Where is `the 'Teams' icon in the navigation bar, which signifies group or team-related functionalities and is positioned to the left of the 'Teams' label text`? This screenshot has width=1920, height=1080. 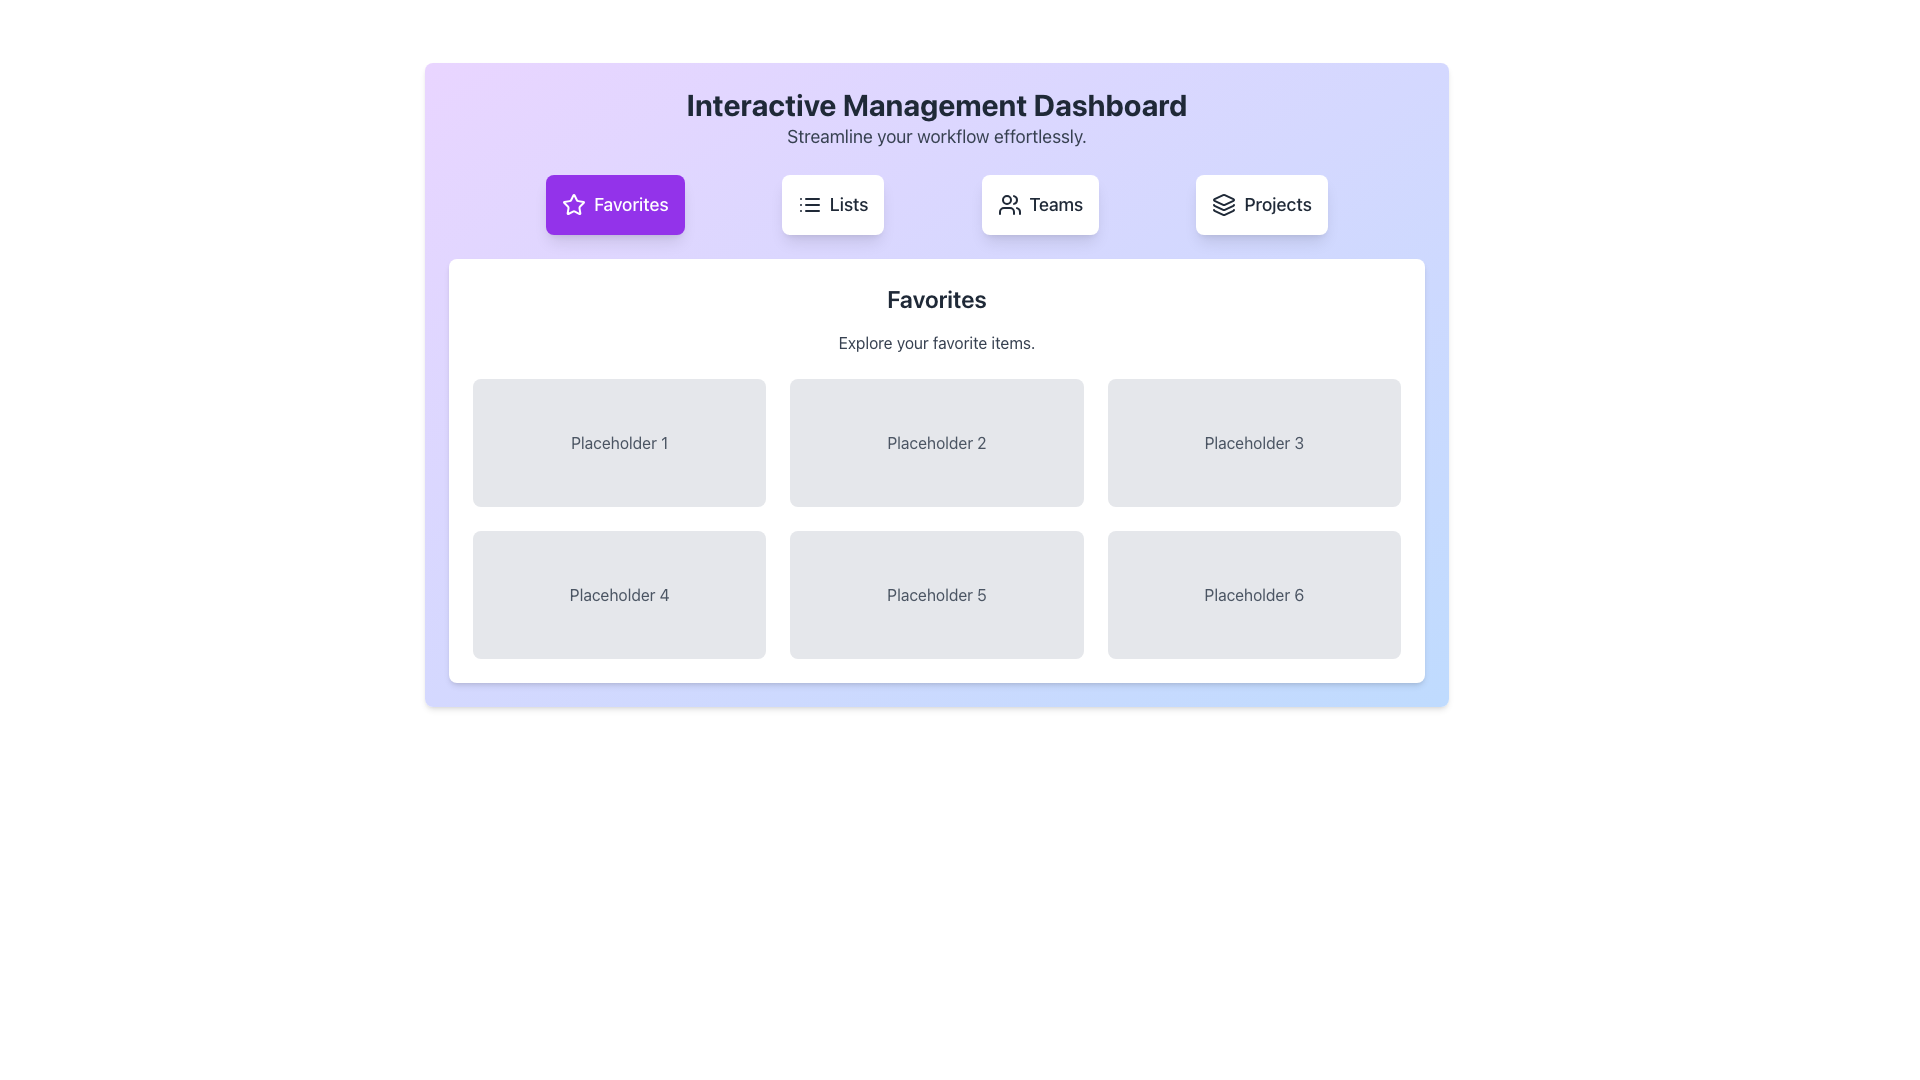
the 'Teams' icon in the navigation bar, which signifies group or team-related functionalities and is positioned to the left of the 'Teams' label text is located at coordinates (1009, 204).